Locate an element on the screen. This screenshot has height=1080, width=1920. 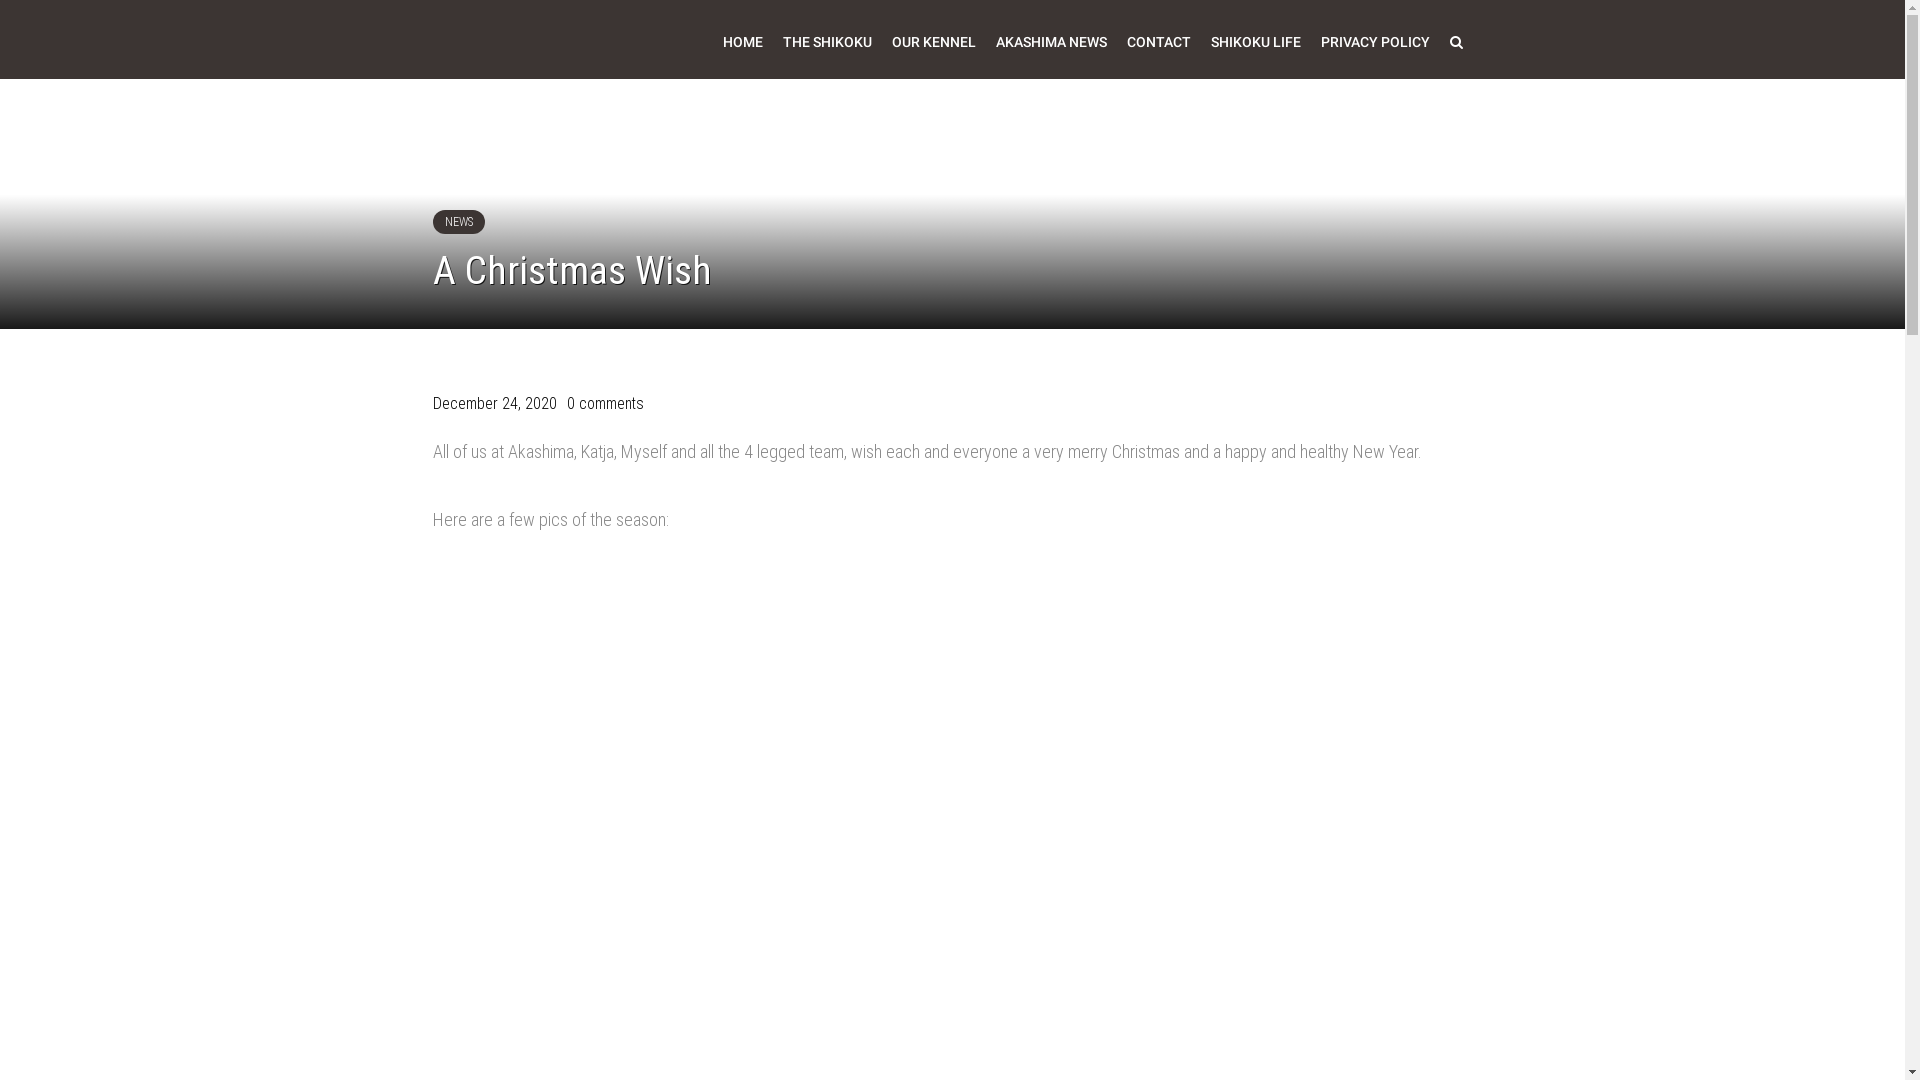
'December 24, 2020' is located at coordinates (494, 403).